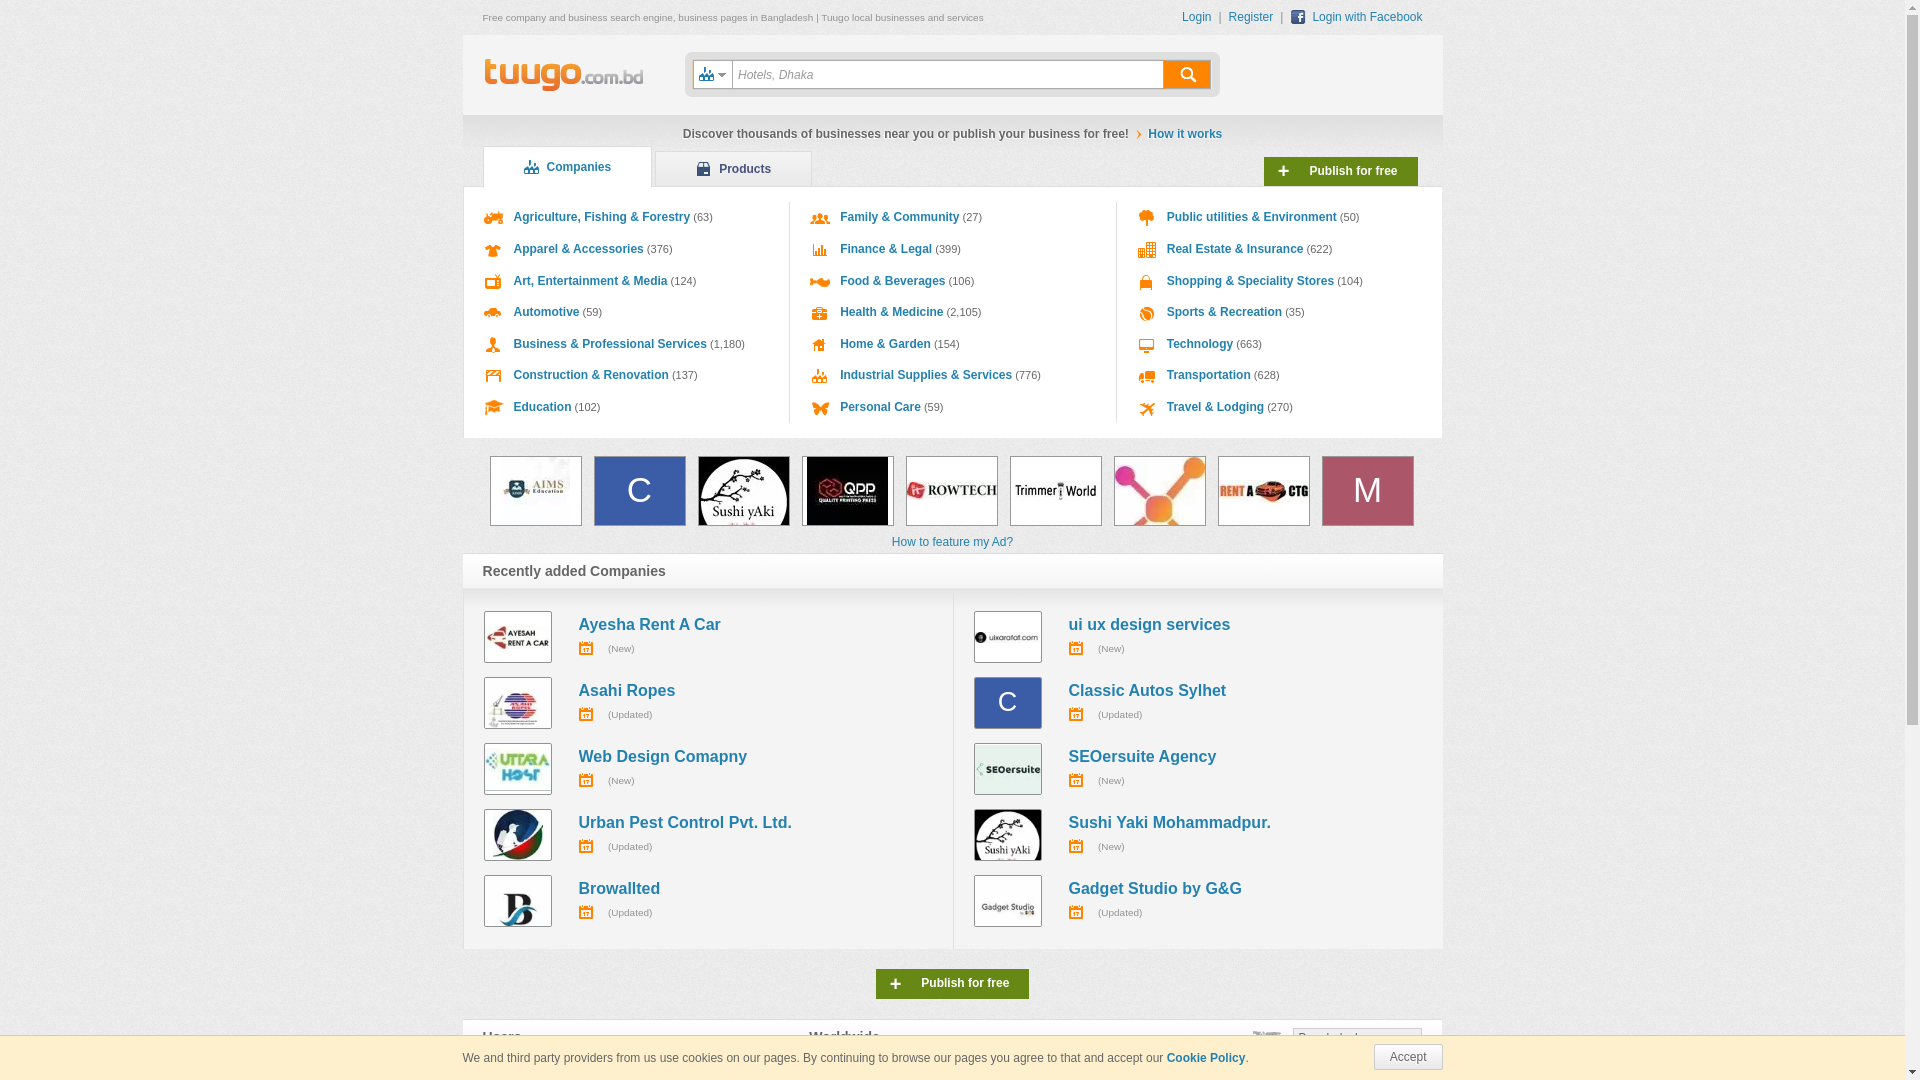  I want to click on 'Accept', so click(1407, 1055).